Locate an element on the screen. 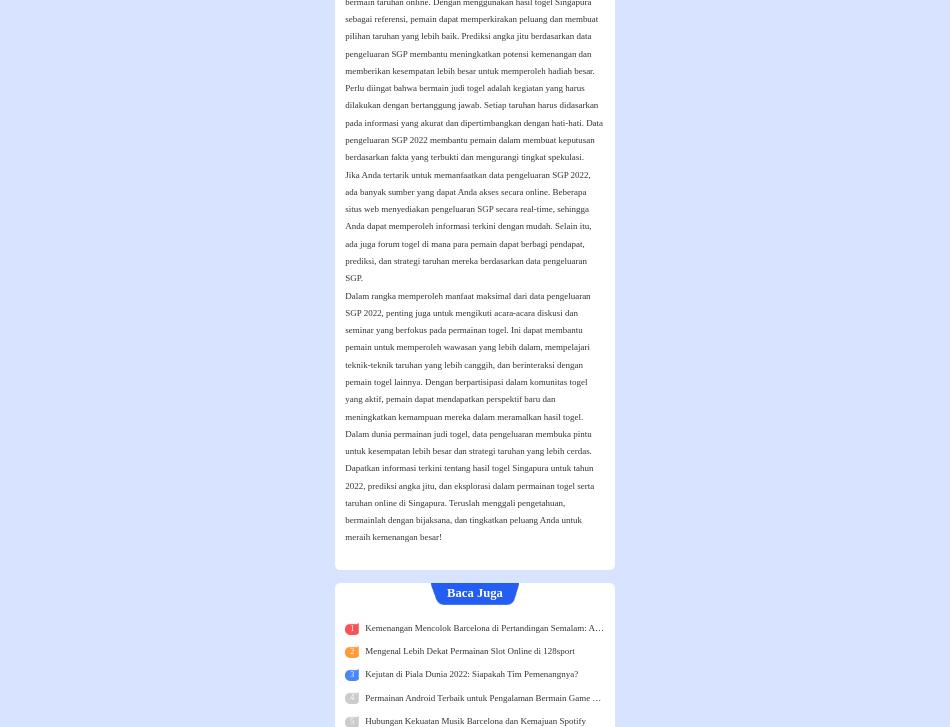 This screenshot has width=950, height=727. 'Kemenangan Mencolok Barcelona di Pertandingan Semalam: Analisis dan Rekam Jejak' is located at coordinates (522, 625).